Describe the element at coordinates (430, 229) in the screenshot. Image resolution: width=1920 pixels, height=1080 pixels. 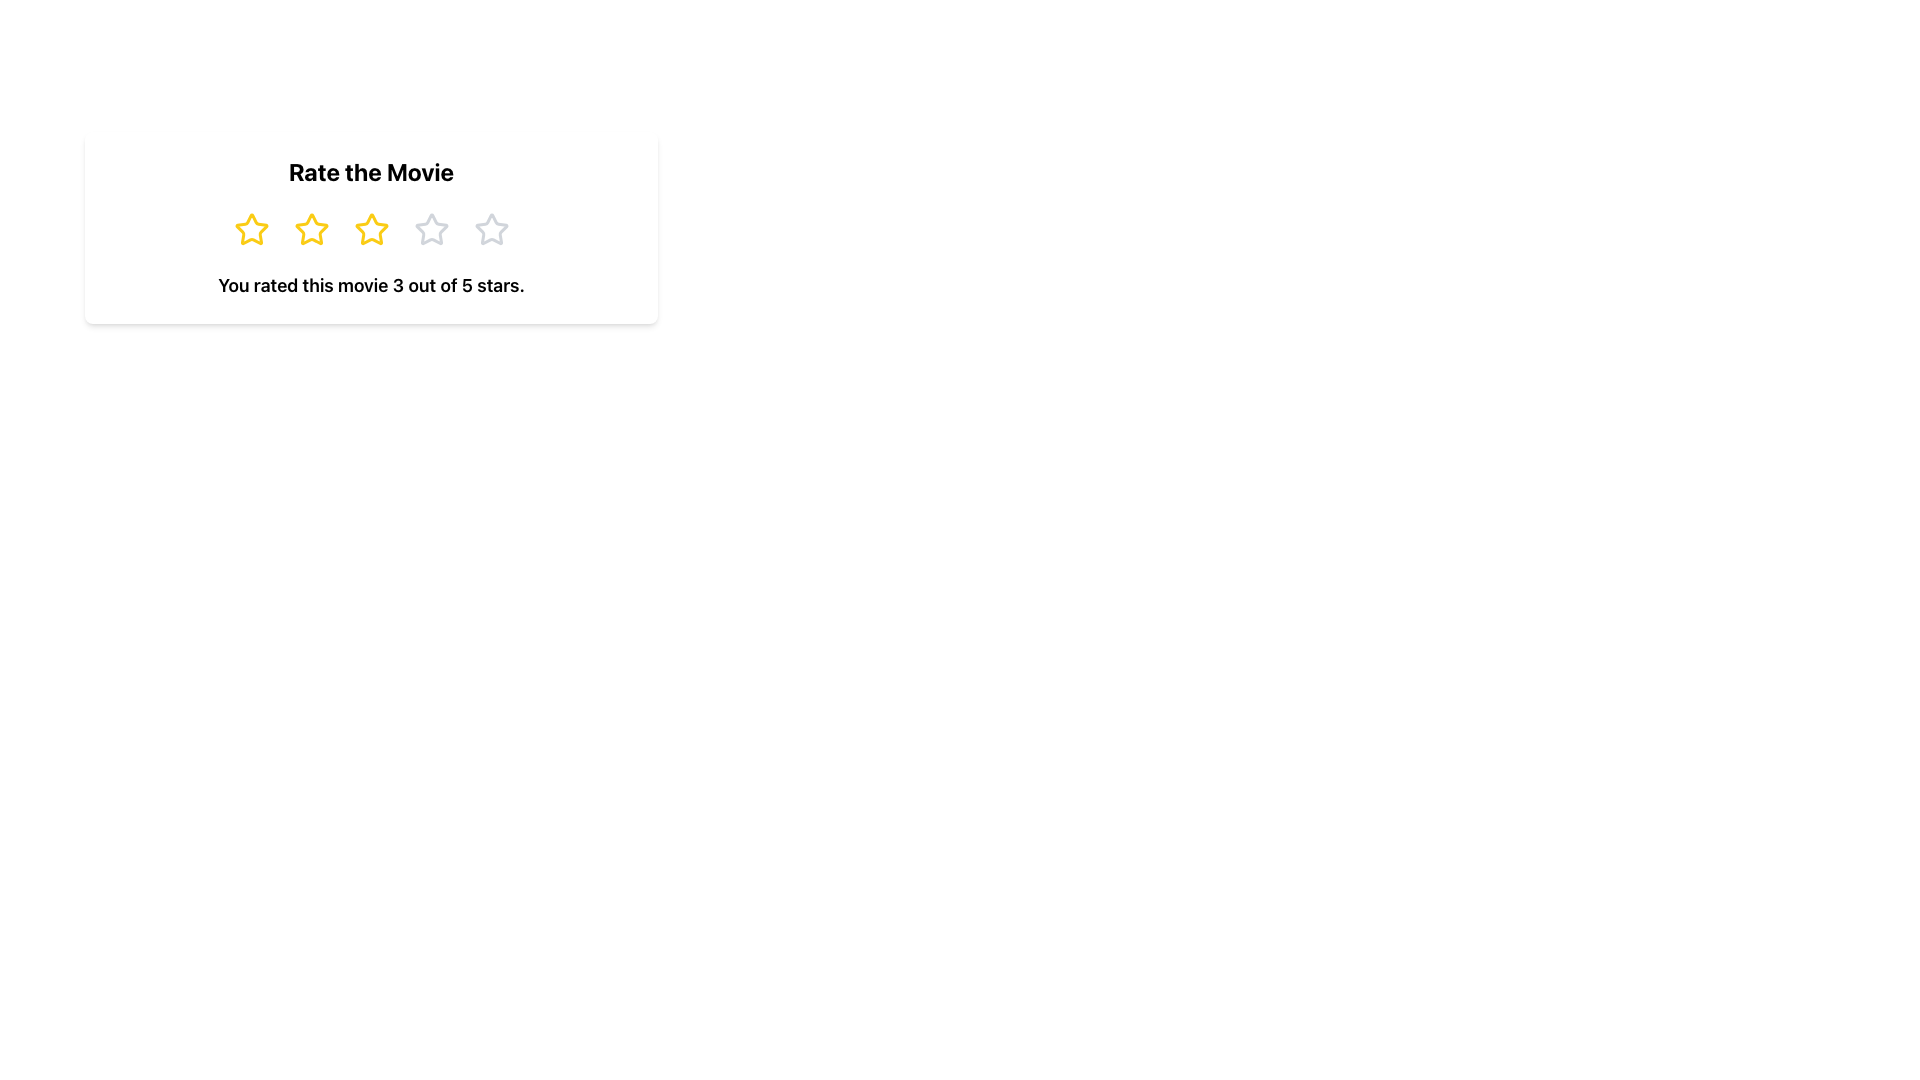
I see `the fourth star icon in the rating sequence to indicate interest in rating 4 stars` at that location.